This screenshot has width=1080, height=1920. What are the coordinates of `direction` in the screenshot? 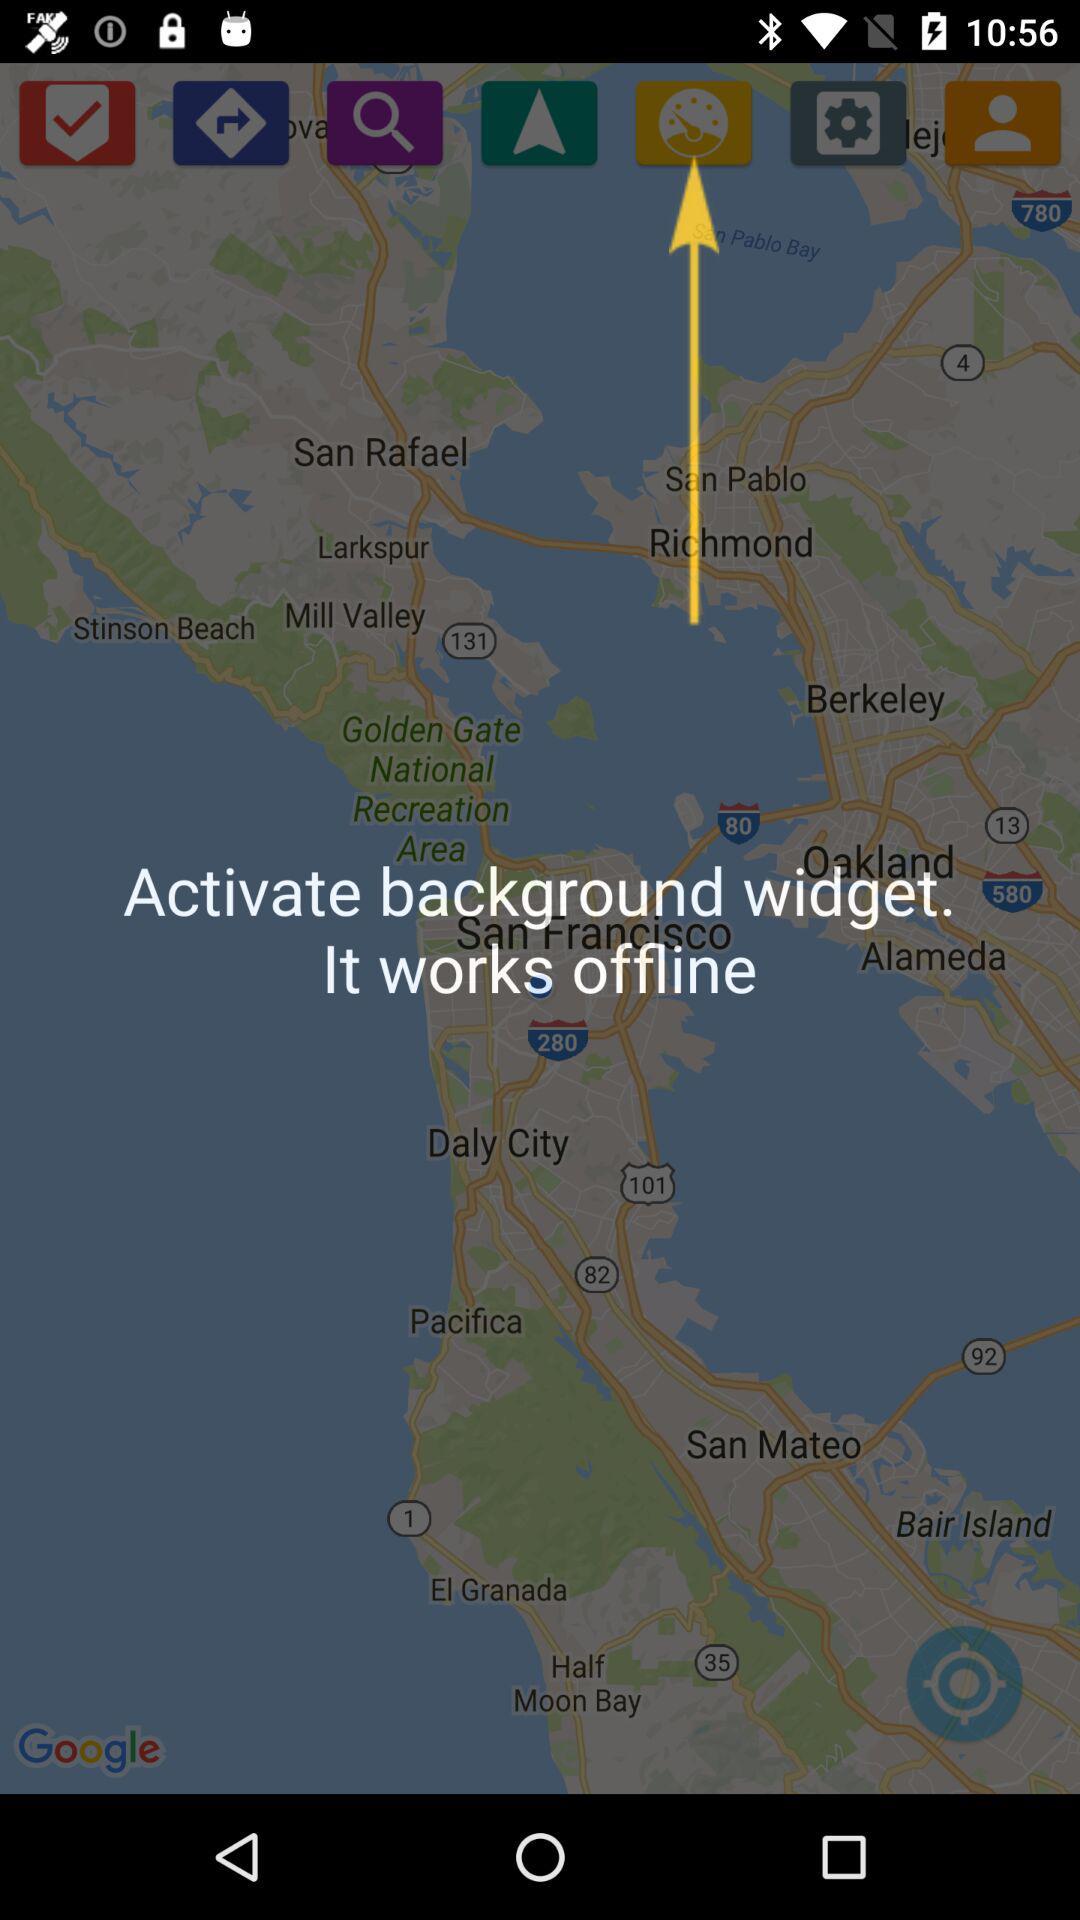 It's located at (229, 121).